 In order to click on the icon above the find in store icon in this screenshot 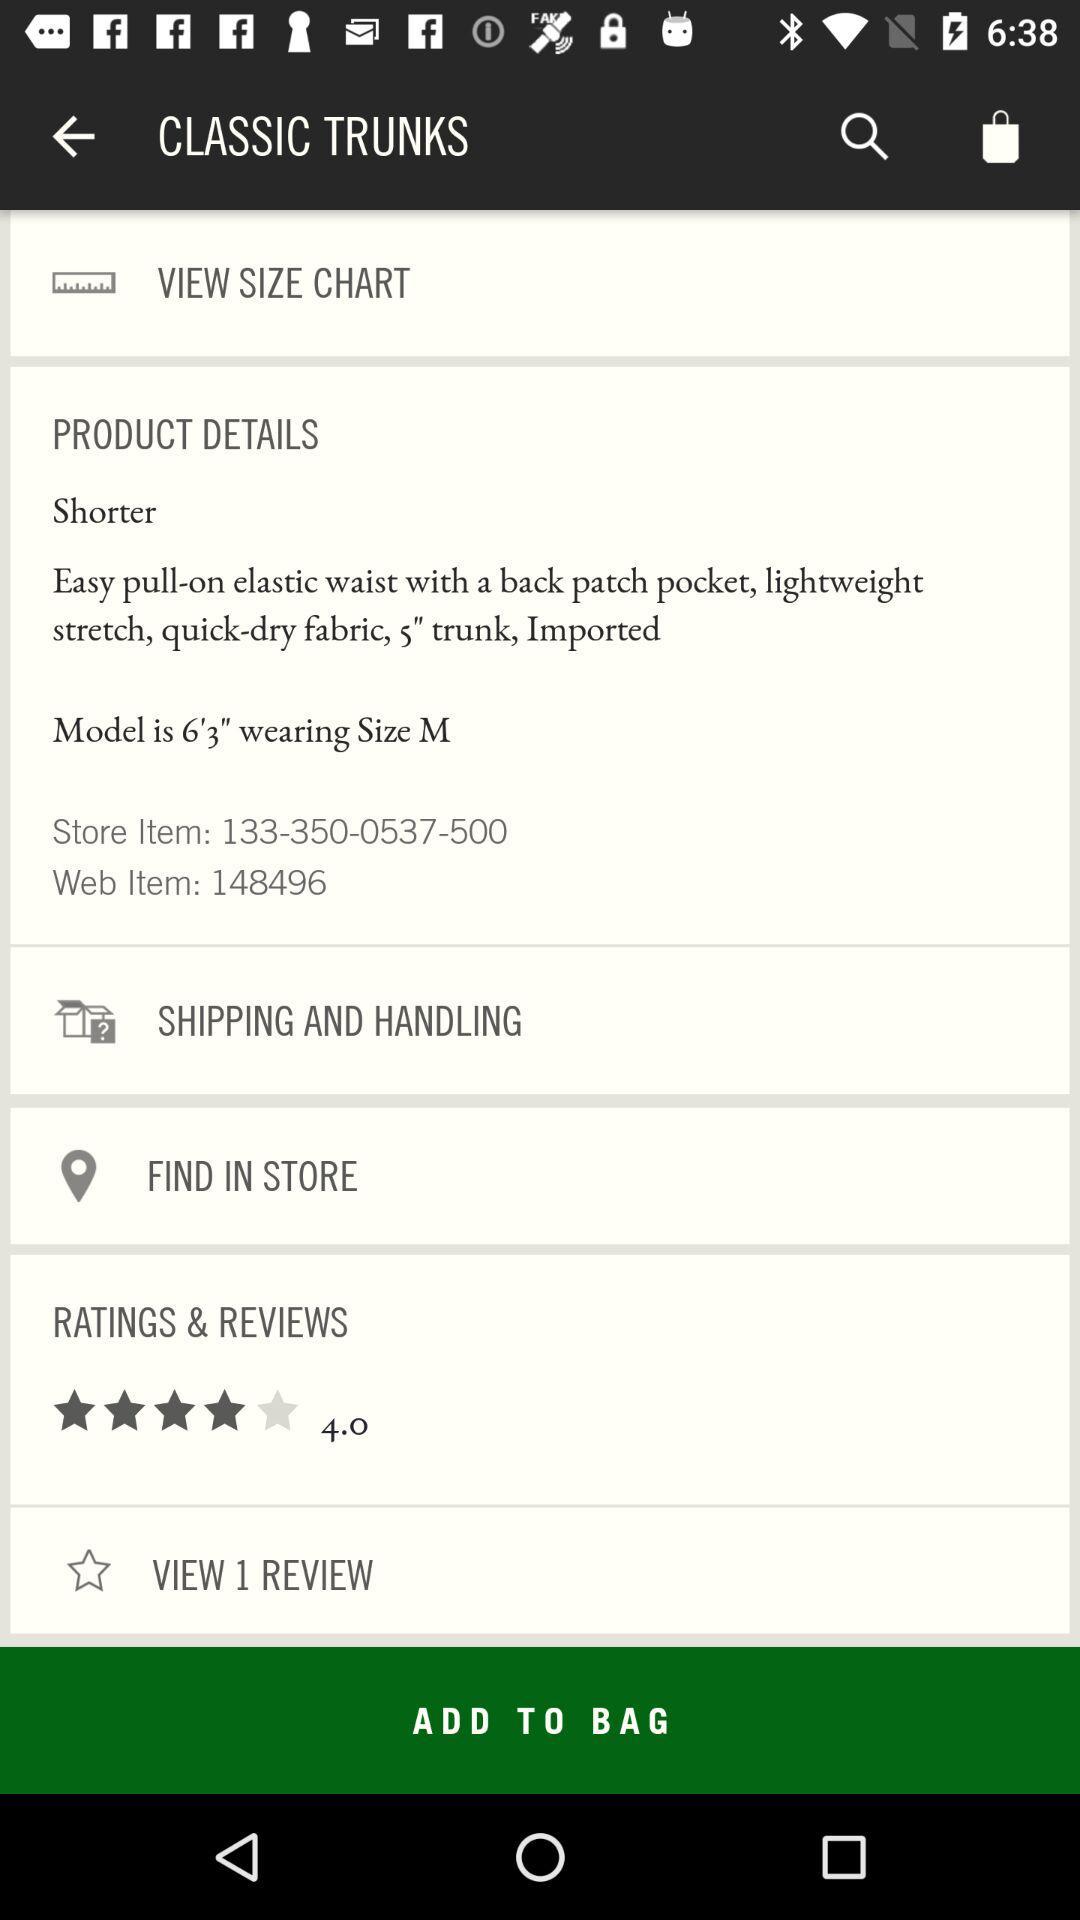, I will do `click(540, 1020)`.